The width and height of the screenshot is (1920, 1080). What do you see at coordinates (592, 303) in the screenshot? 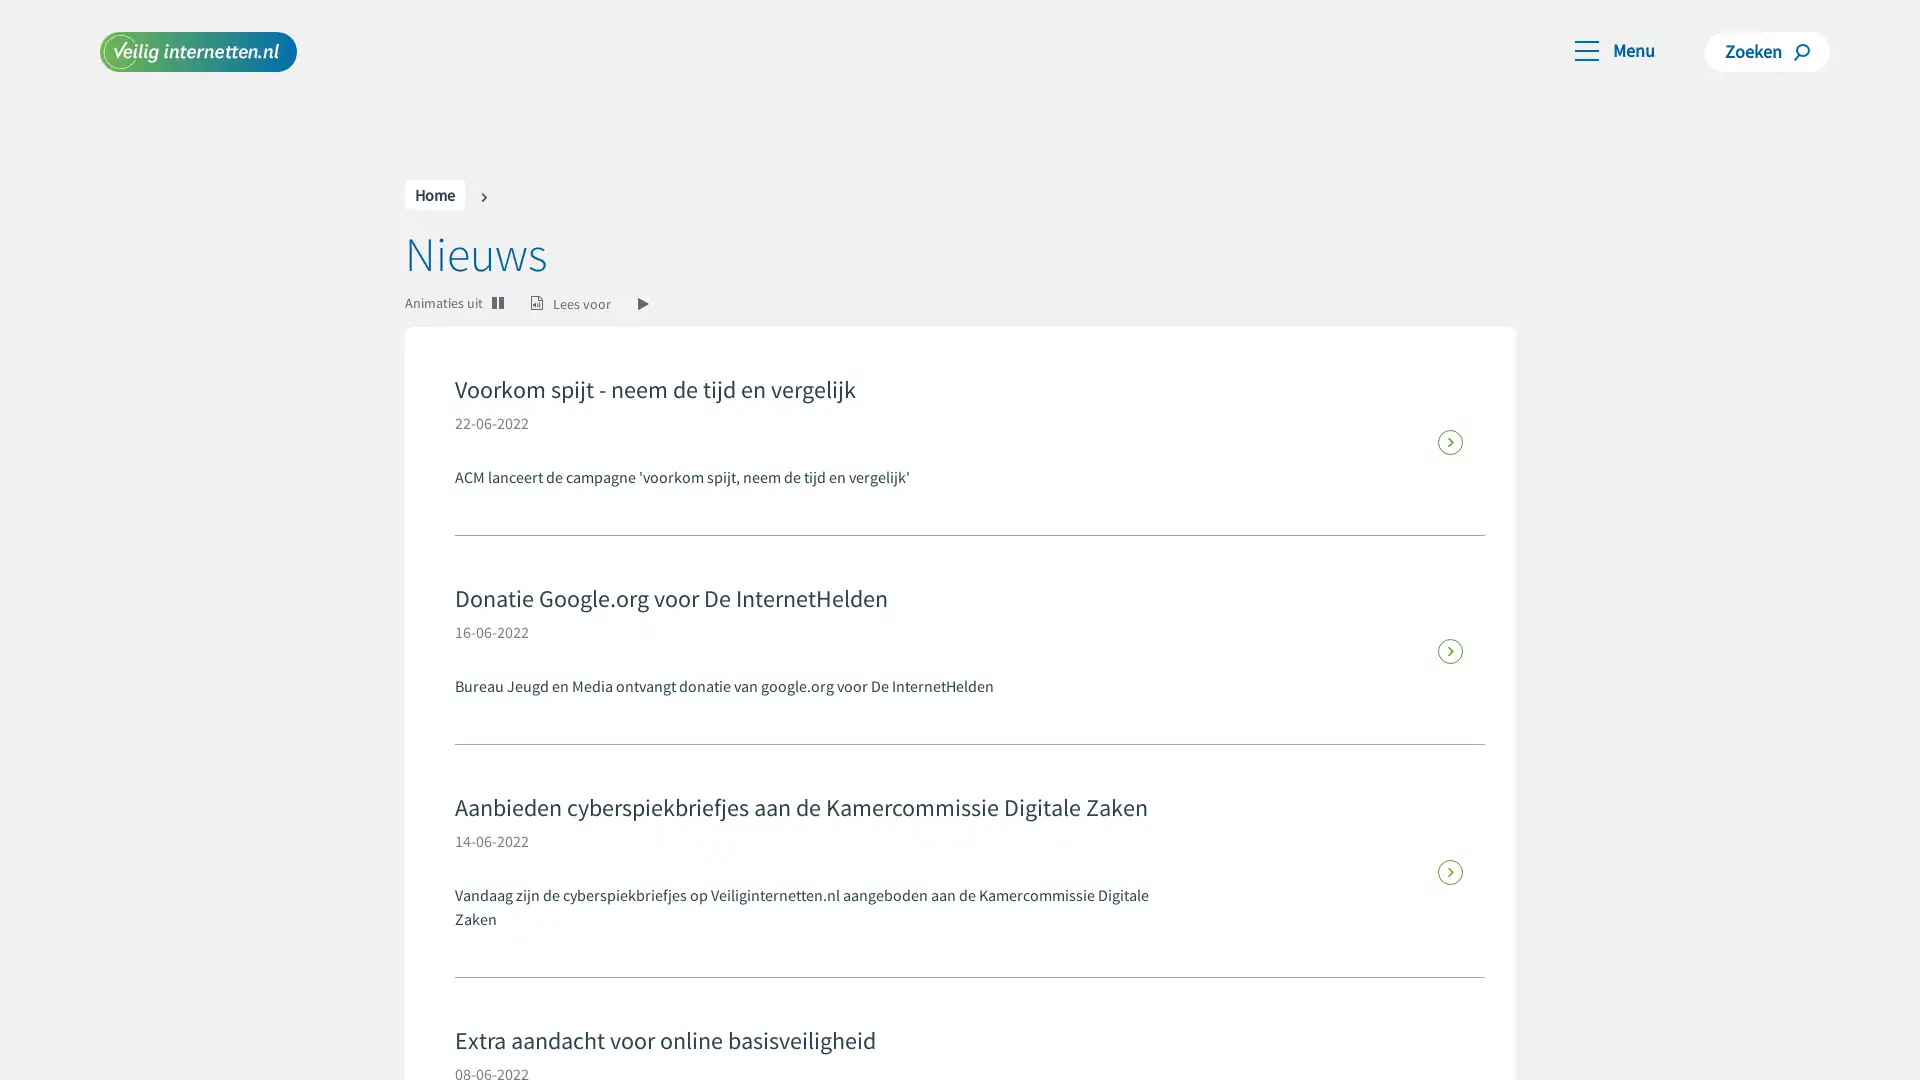
I see `Lees voor` at bounding box center [592, 303].